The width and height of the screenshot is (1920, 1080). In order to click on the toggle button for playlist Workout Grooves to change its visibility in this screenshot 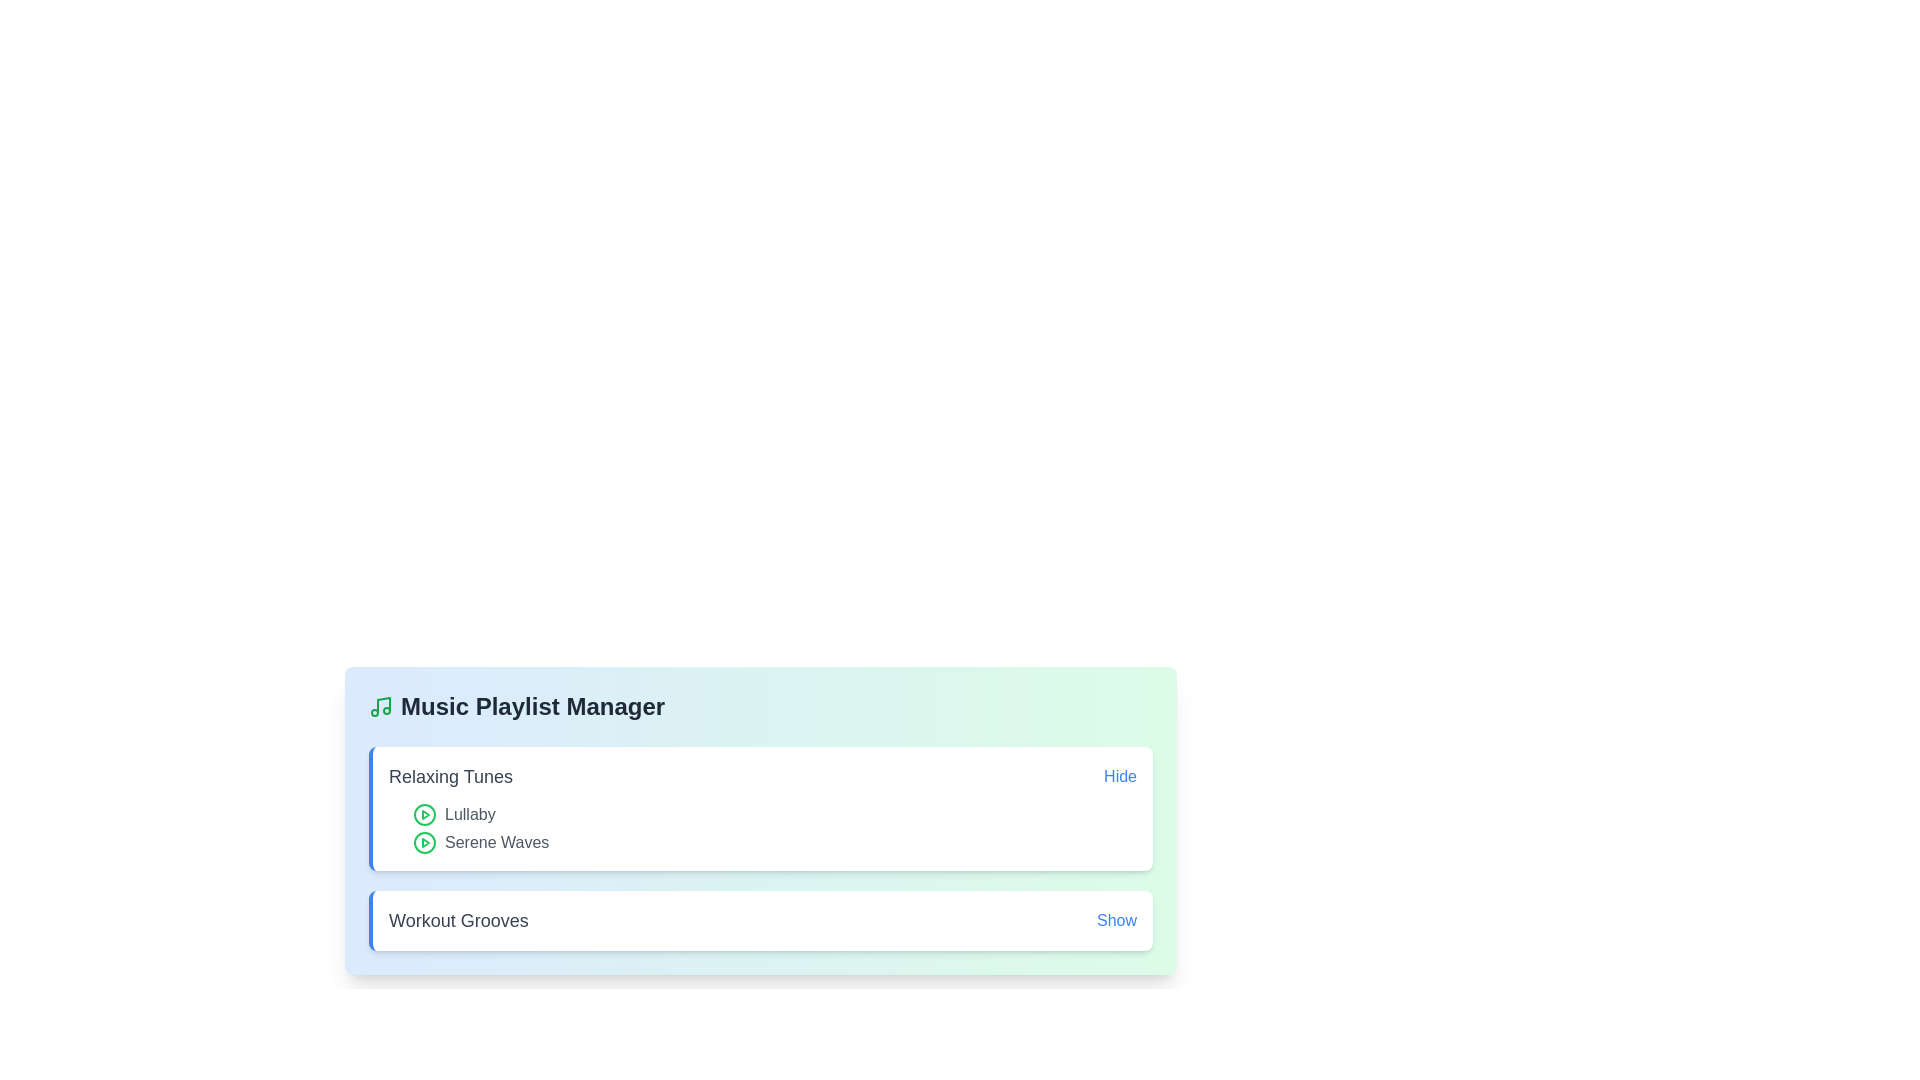, I will do `click(1116, 921)`.